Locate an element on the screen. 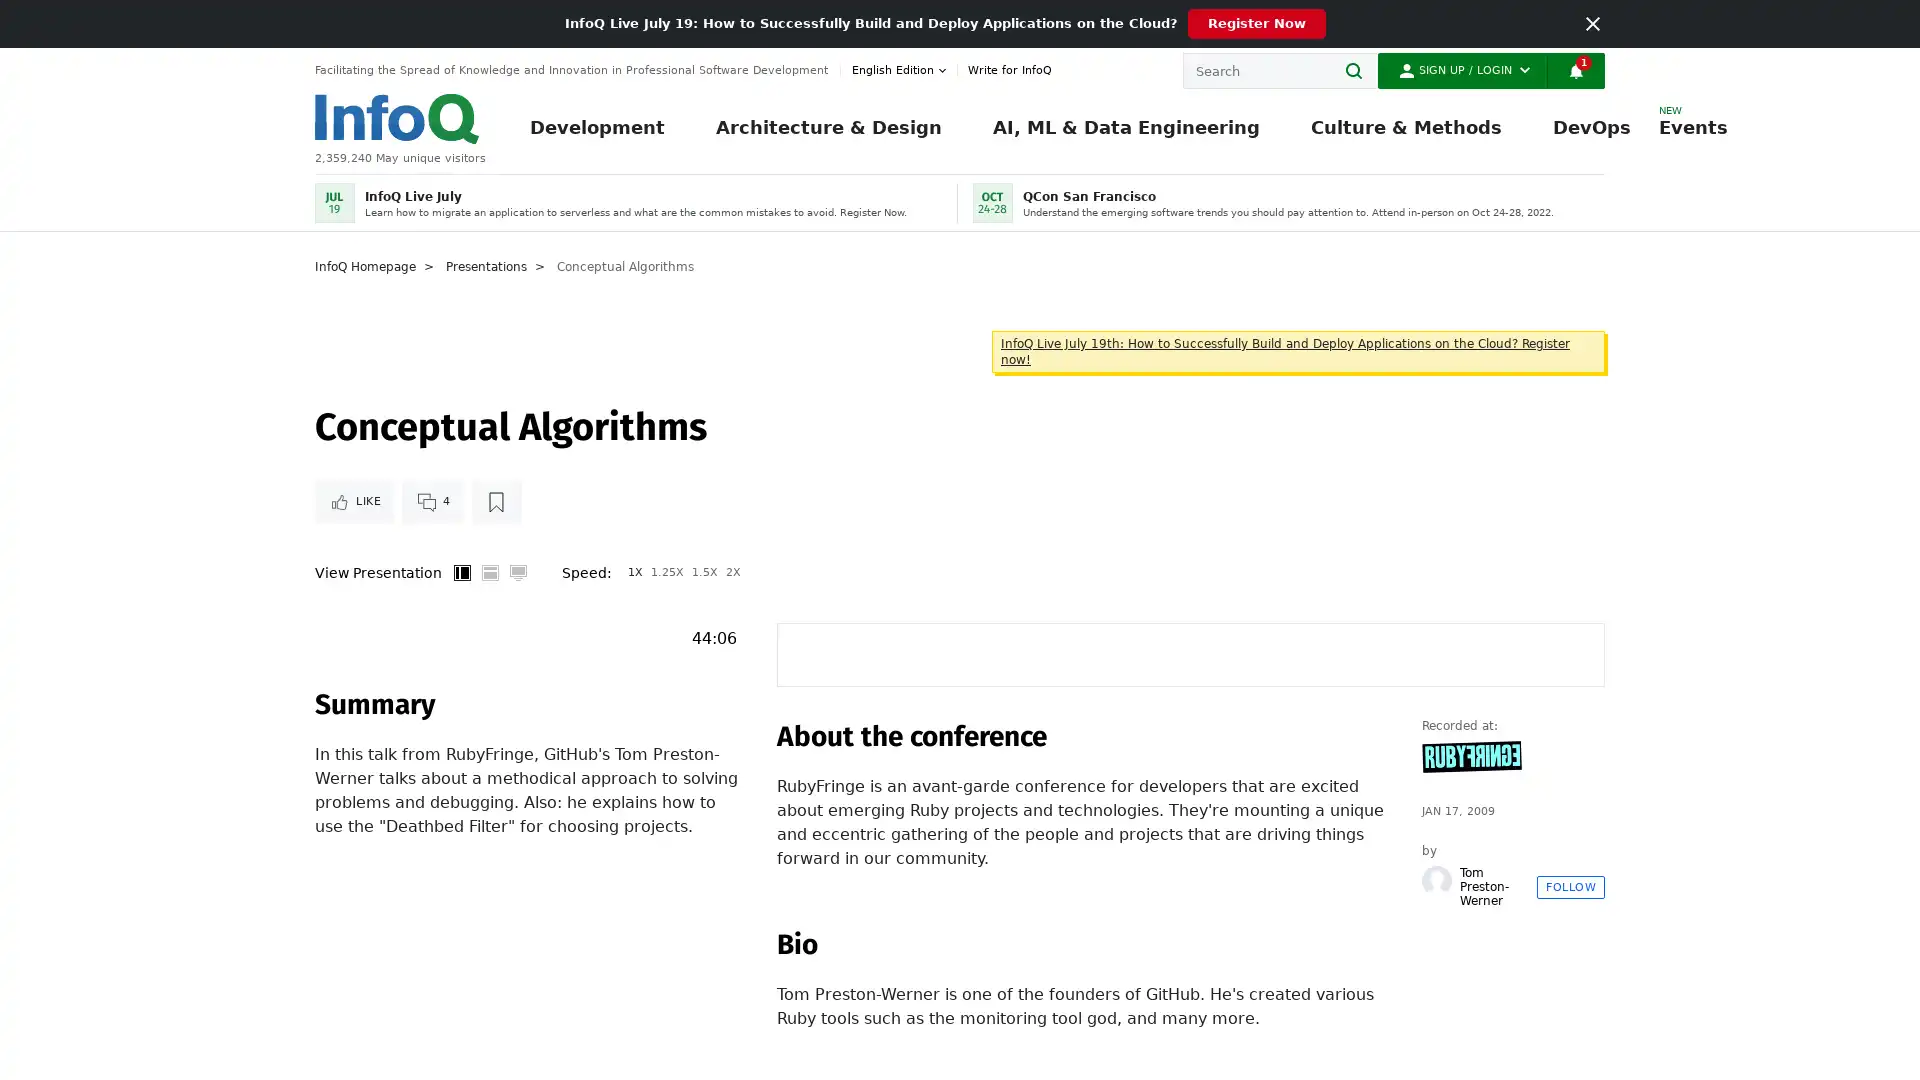 The image size is (1920, 1080). 1.25x is located at coordinates (667, 573).